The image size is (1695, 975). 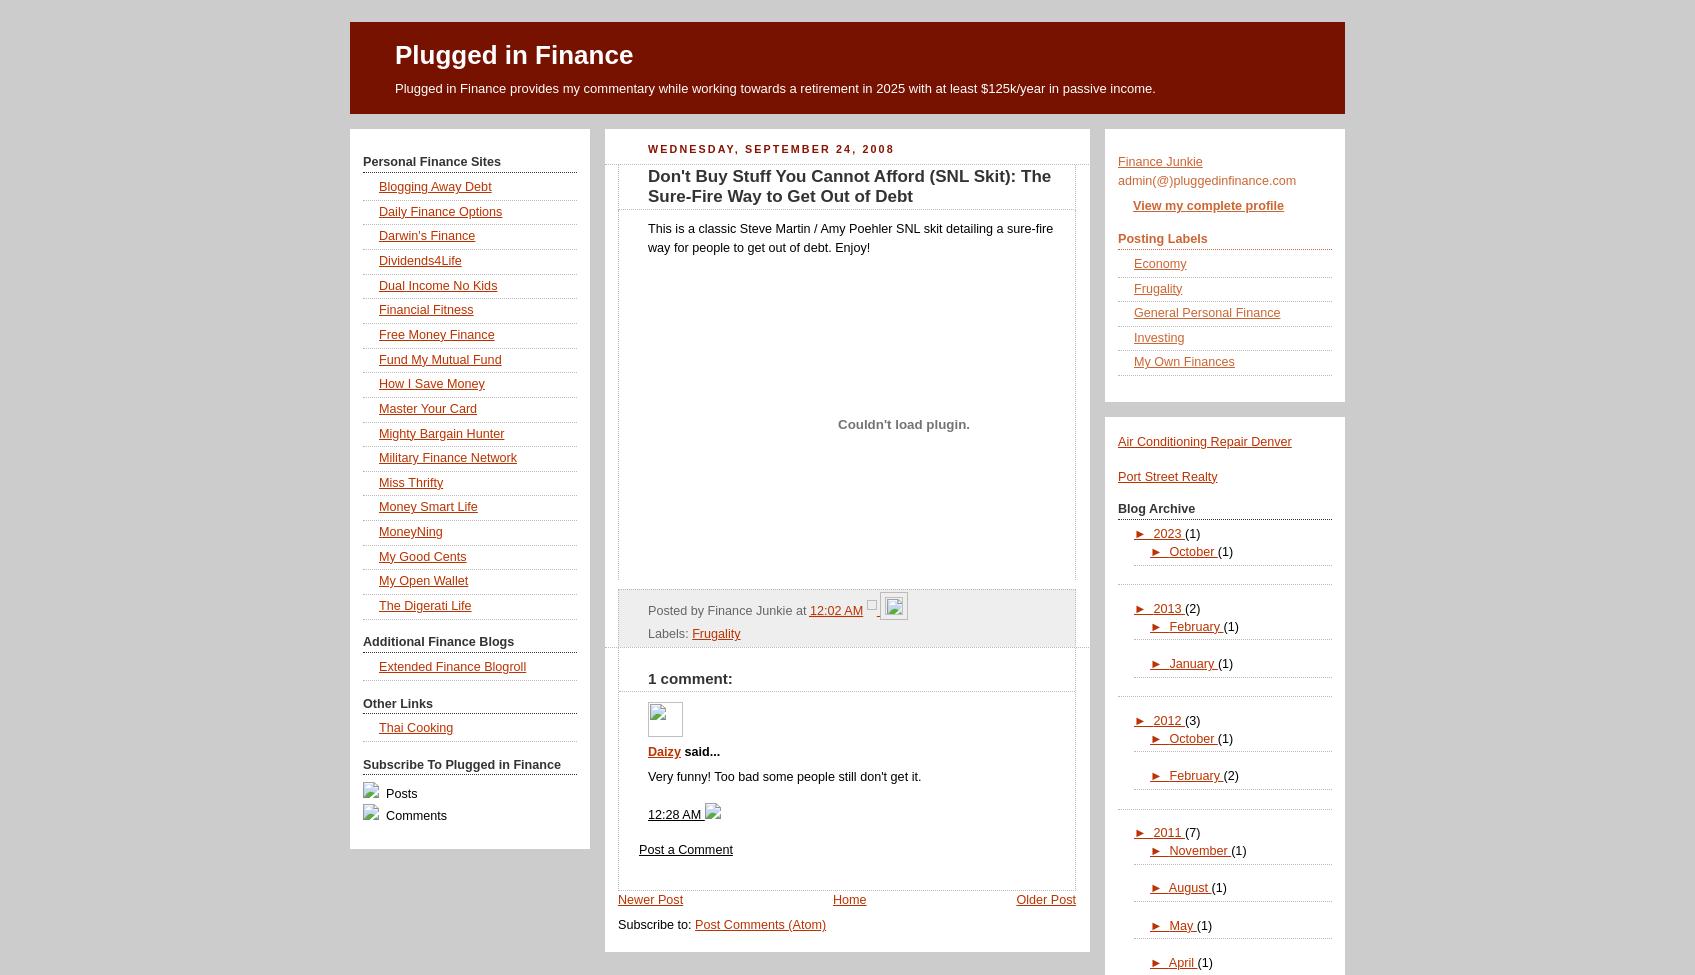 I want to click on 'Dividends4Life', so click(x=420, y=261).